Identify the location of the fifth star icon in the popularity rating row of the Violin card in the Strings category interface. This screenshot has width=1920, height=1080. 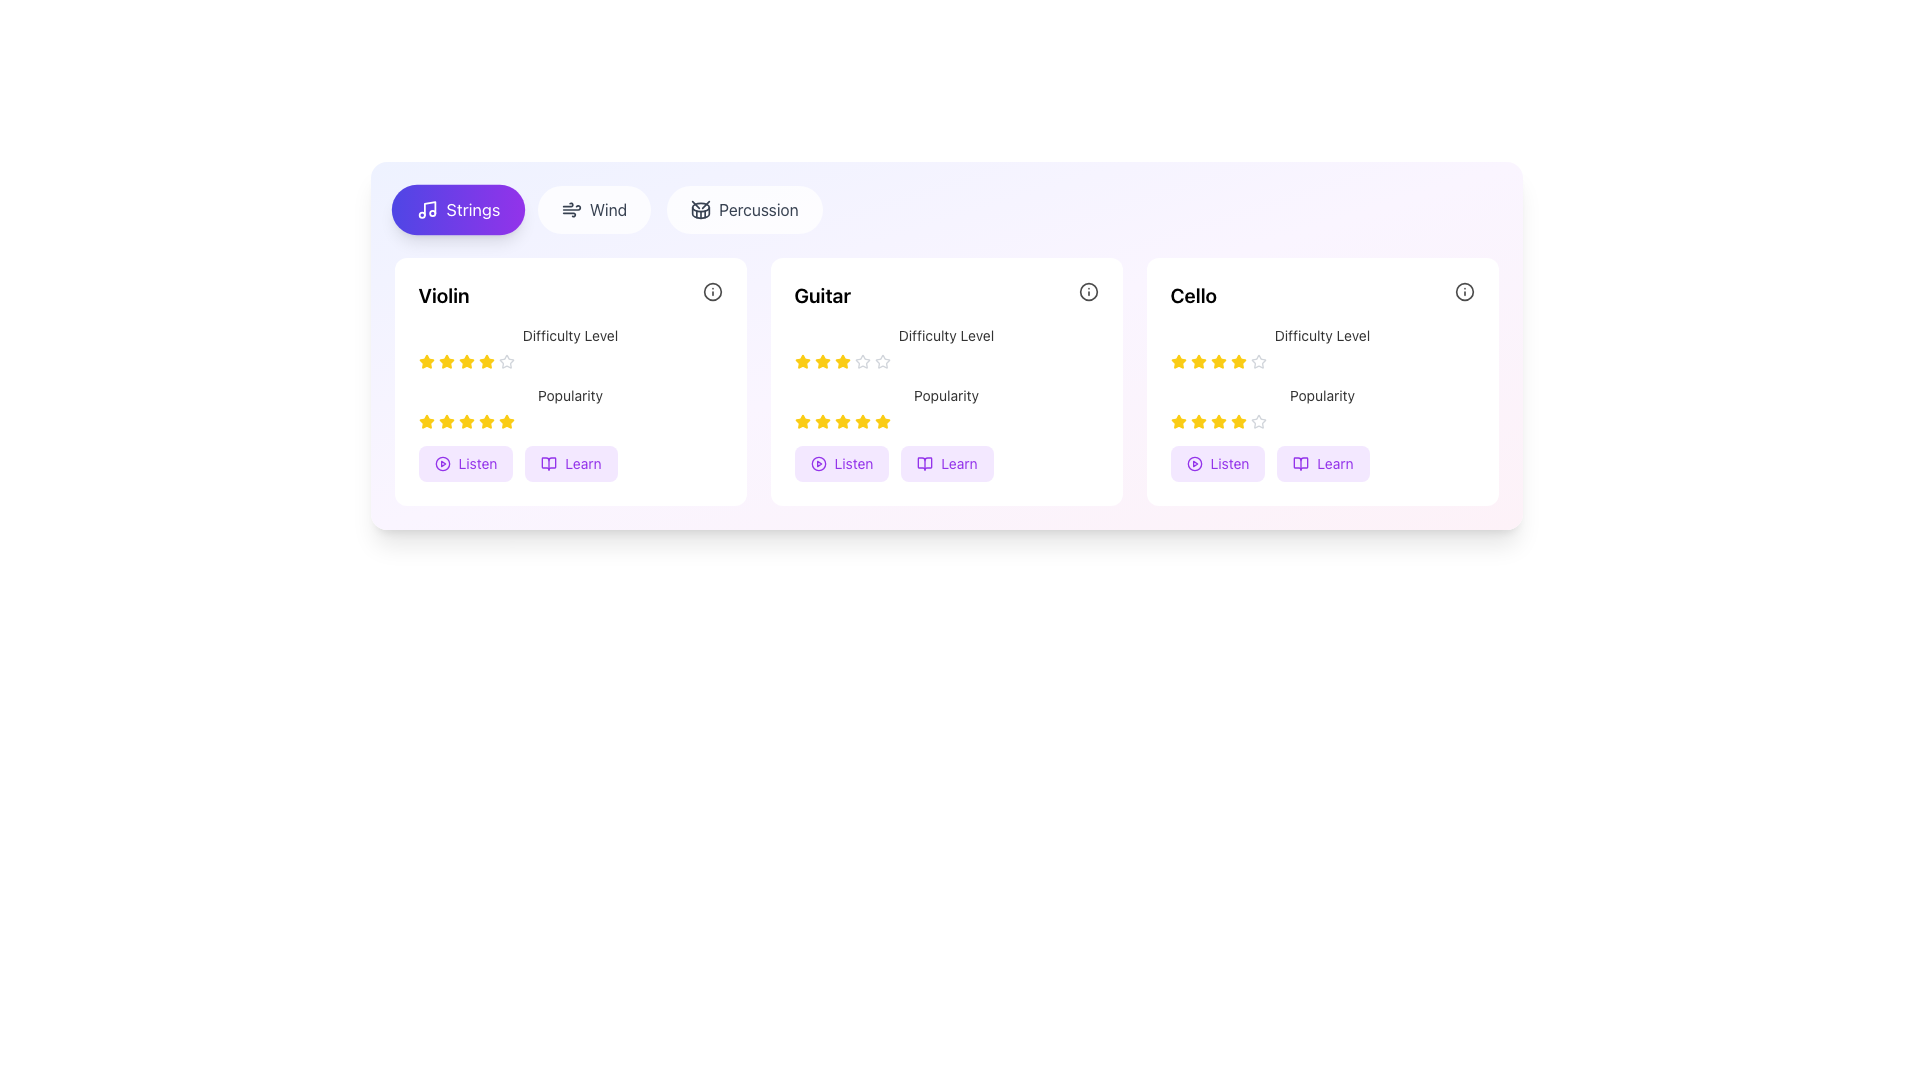
(506, 420).